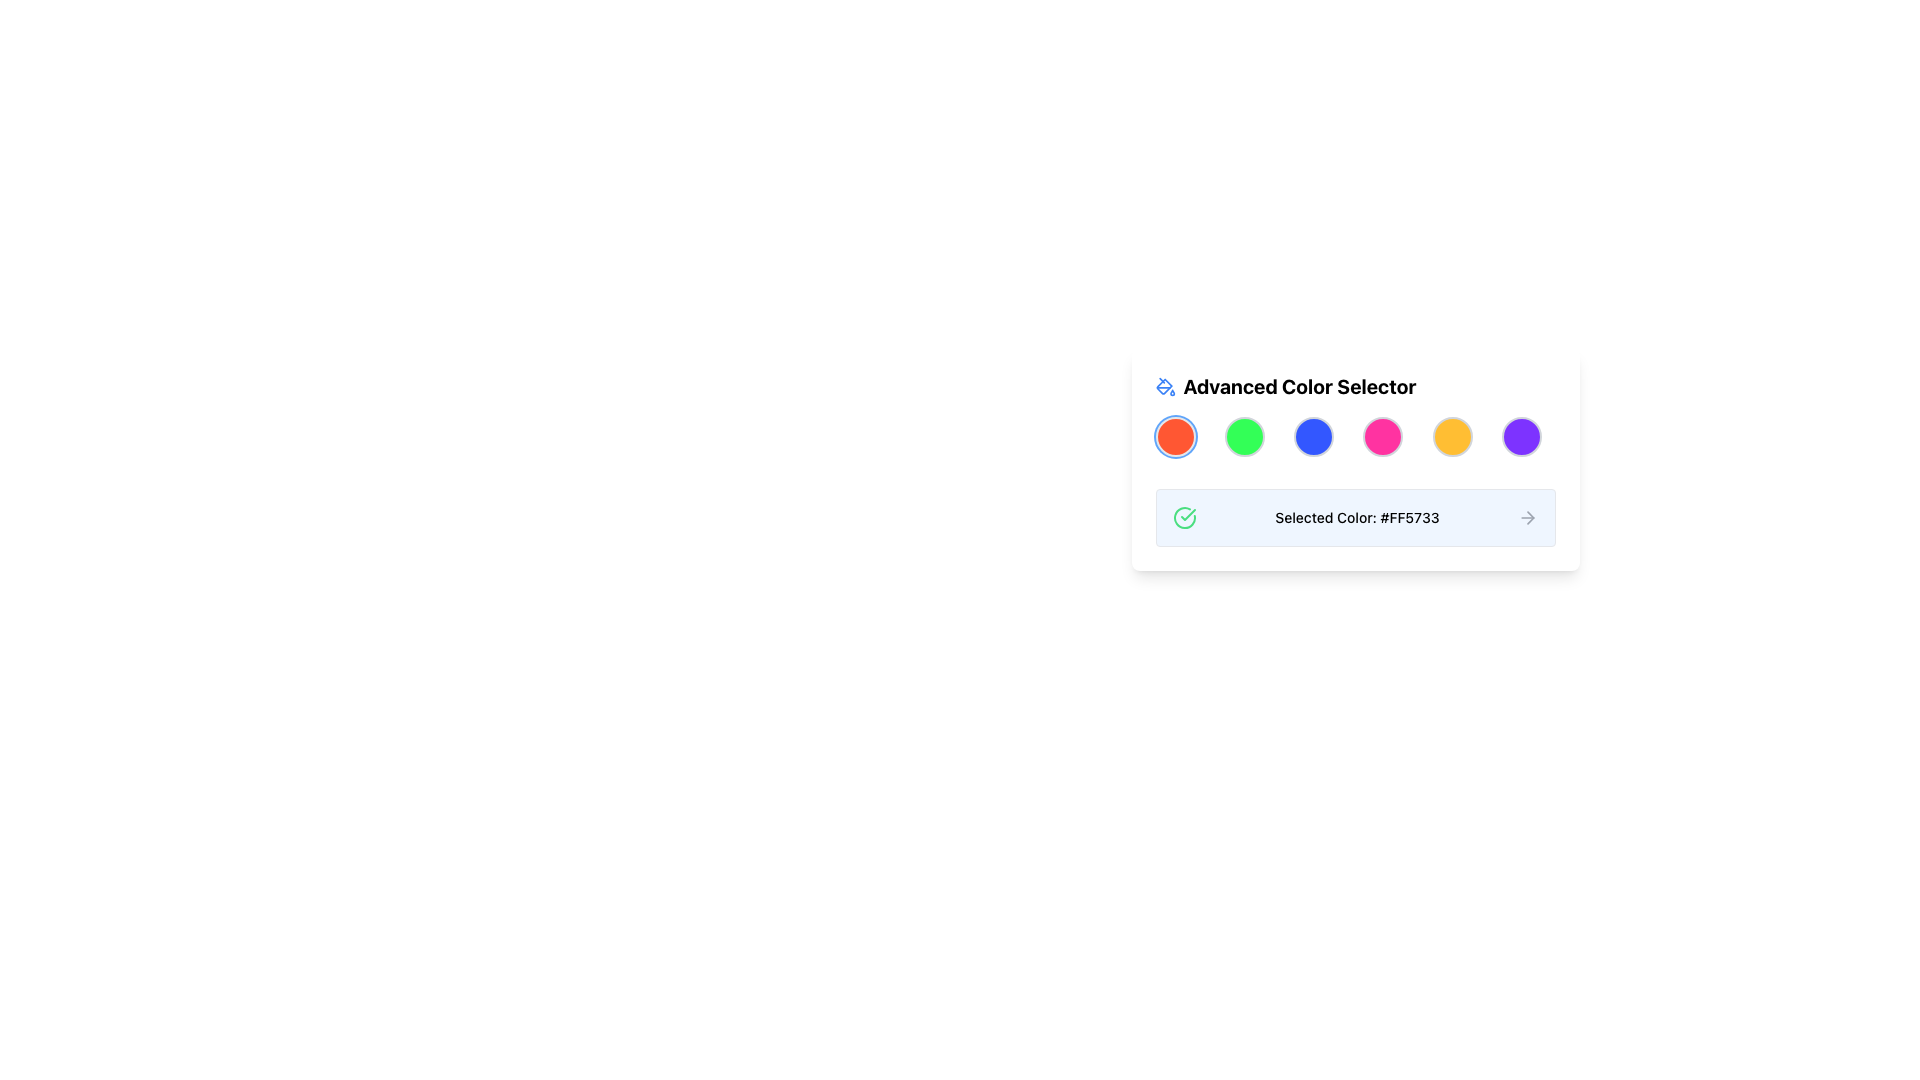 The height and width of the screenshot is (1080, 1920). What do you see at coordinates (1527, 516) in the screenshot?
I see `the navigation icon located to the right of the text 'Selected Color: #FF5733'` at bounding box center [1527, 516].